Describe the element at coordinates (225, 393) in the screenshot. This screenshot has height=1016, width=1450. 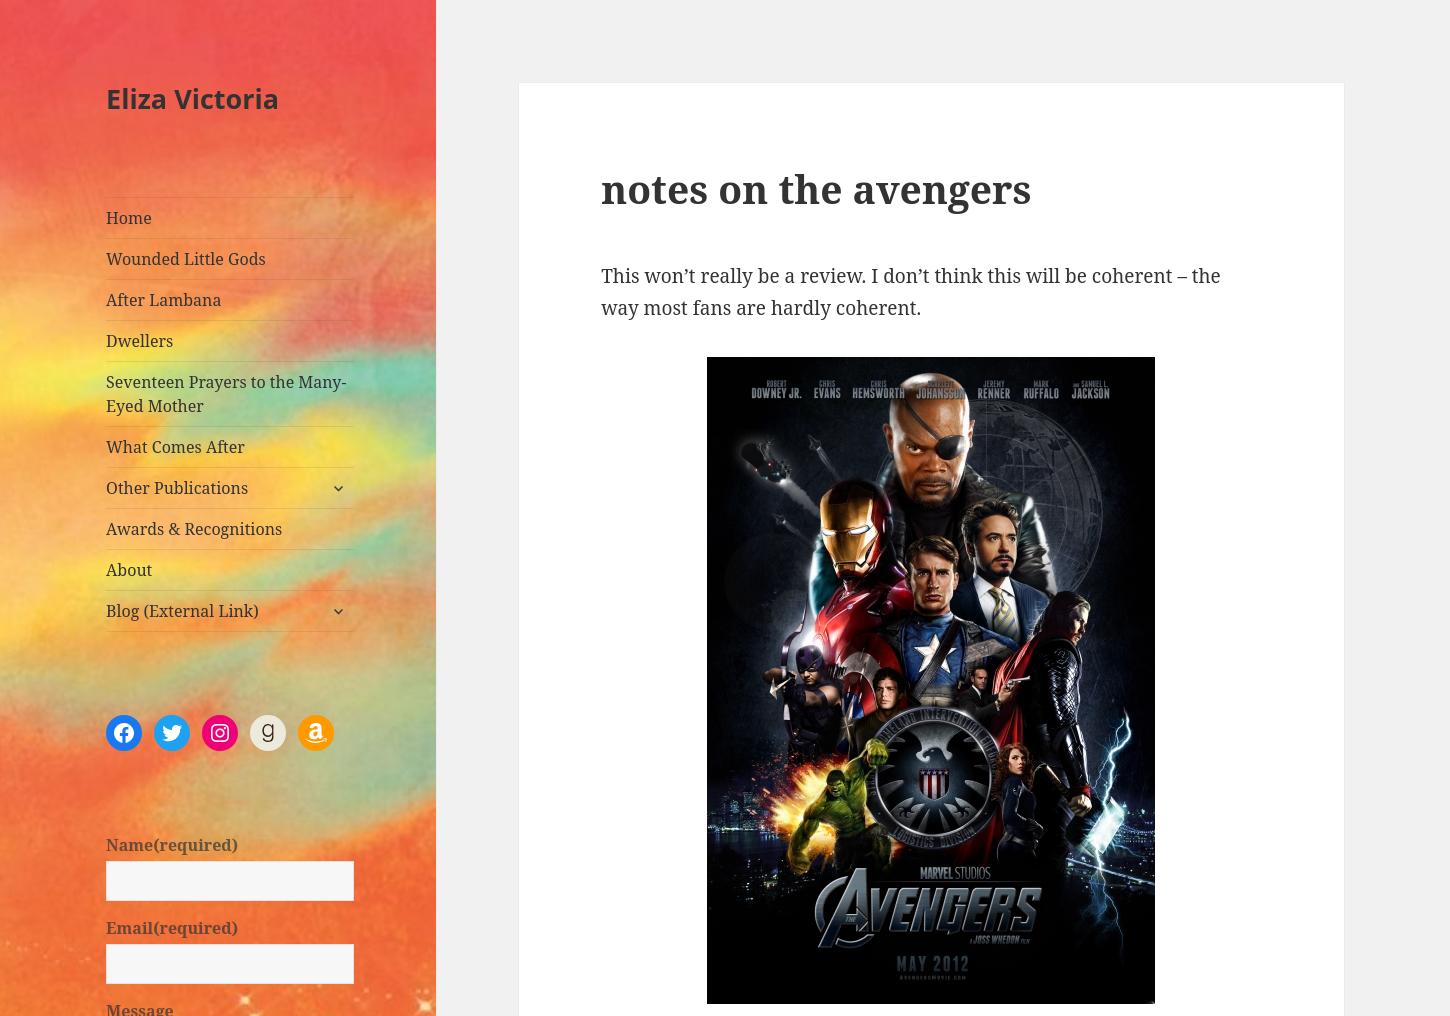
I see `'Seventeen Prayers to the Many-Eyed Mother'` at that location.